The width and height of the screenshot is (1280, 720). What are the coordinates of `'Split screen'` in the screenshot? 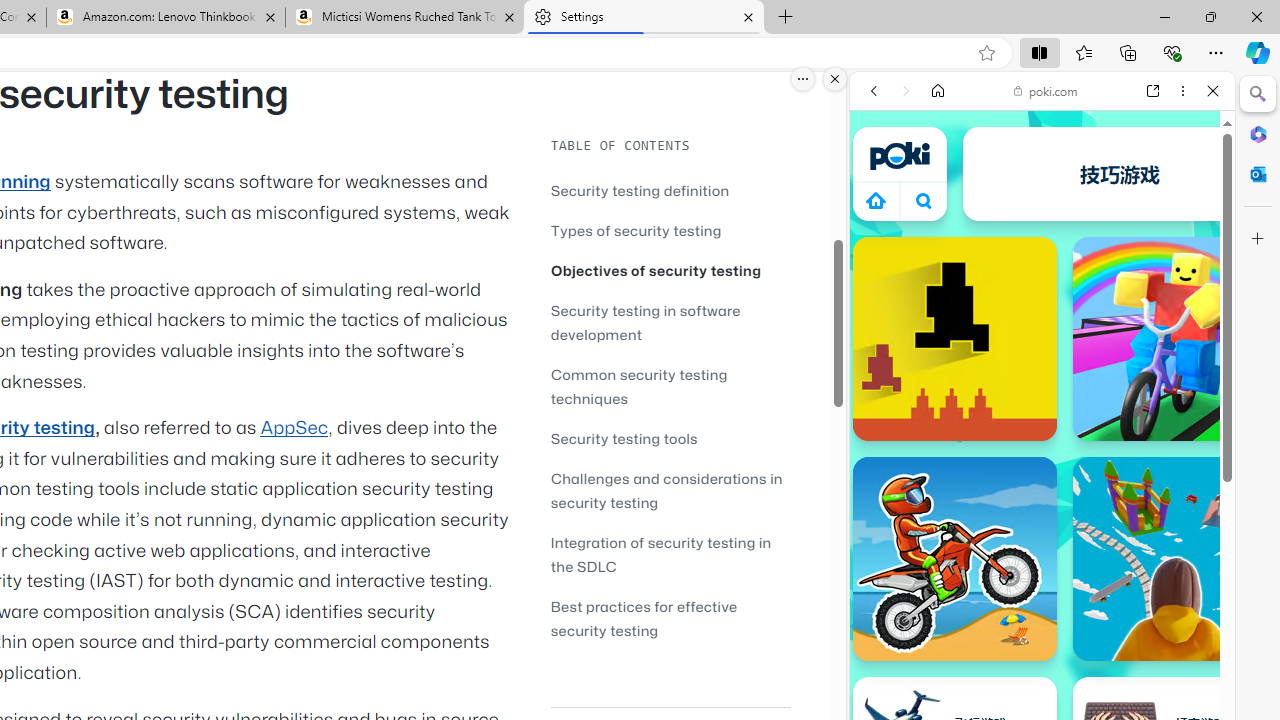 It's located at (1040, 51).